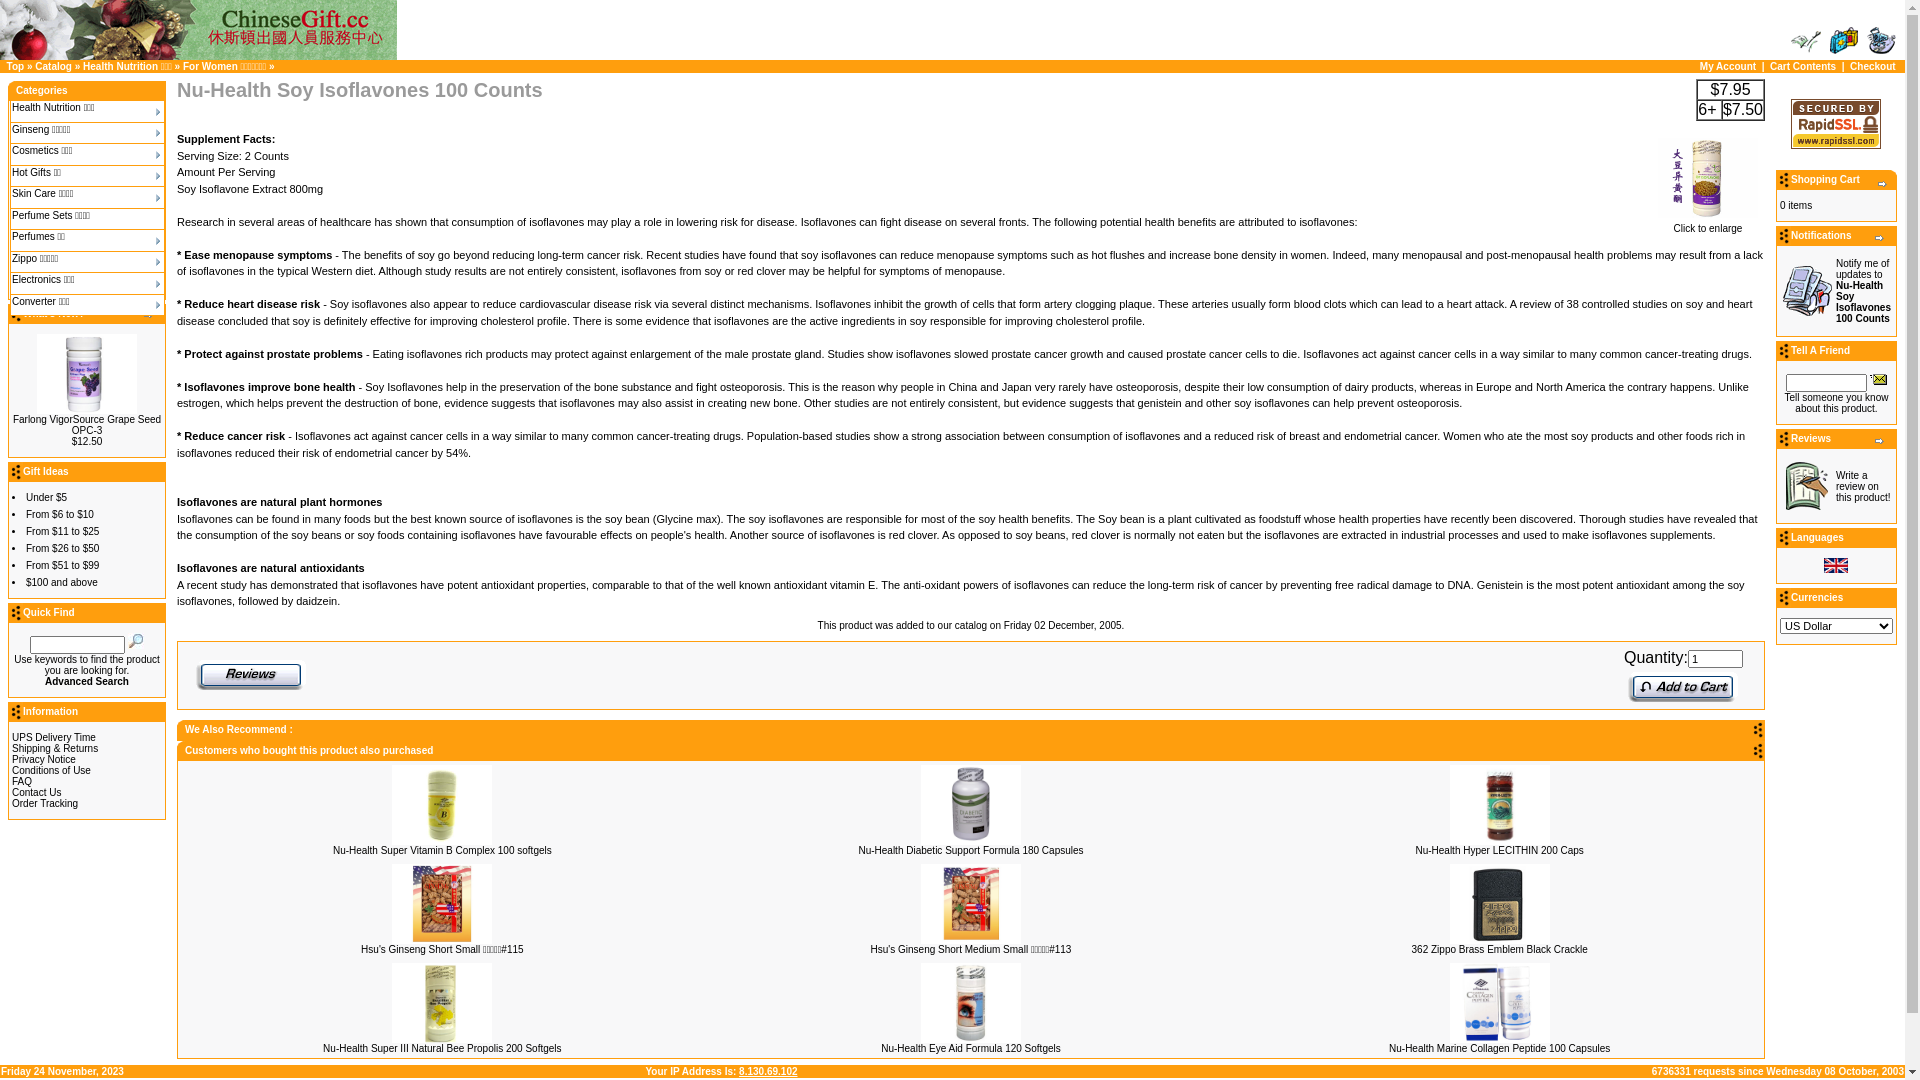  Describe the element at coordinates (15, 65) in the screenshot. I see `'Top'` at that location.